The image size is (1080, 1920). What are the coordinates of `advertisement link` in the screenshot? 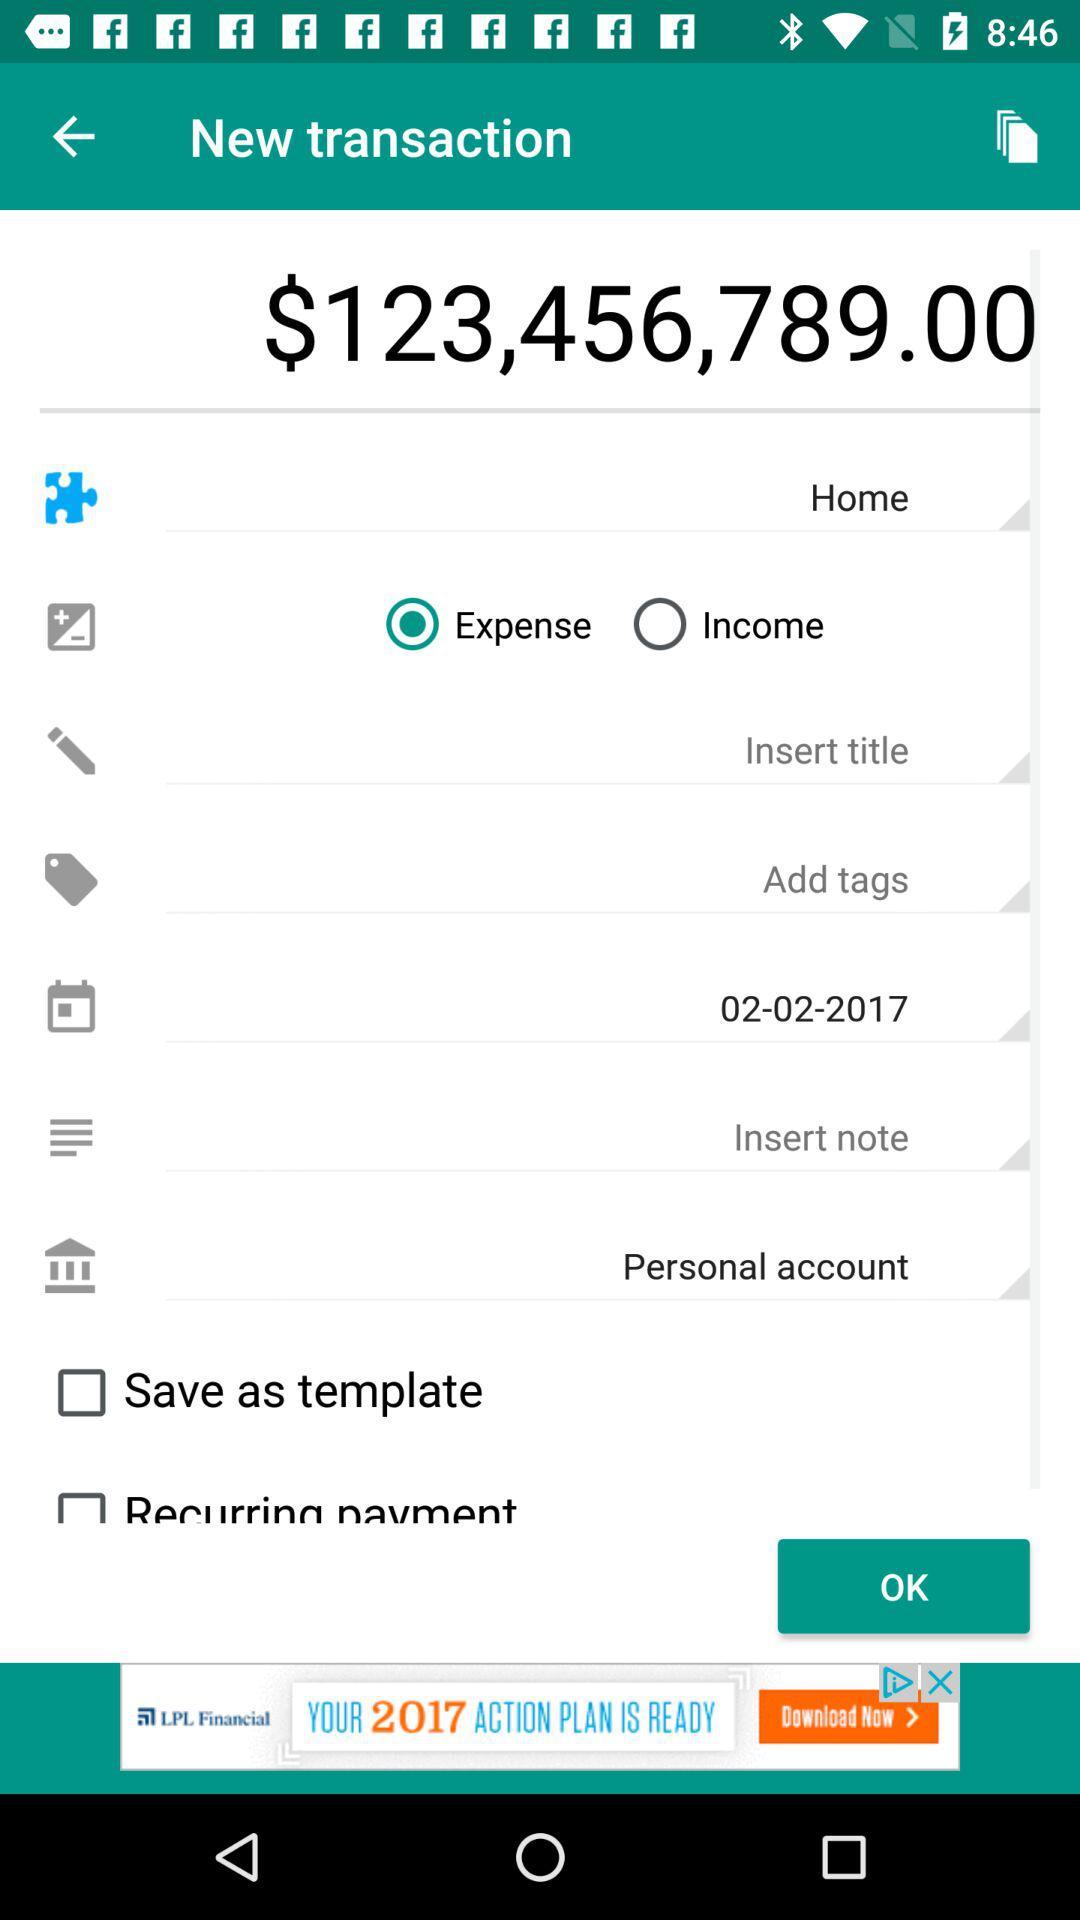 It's located at (540, 1727).